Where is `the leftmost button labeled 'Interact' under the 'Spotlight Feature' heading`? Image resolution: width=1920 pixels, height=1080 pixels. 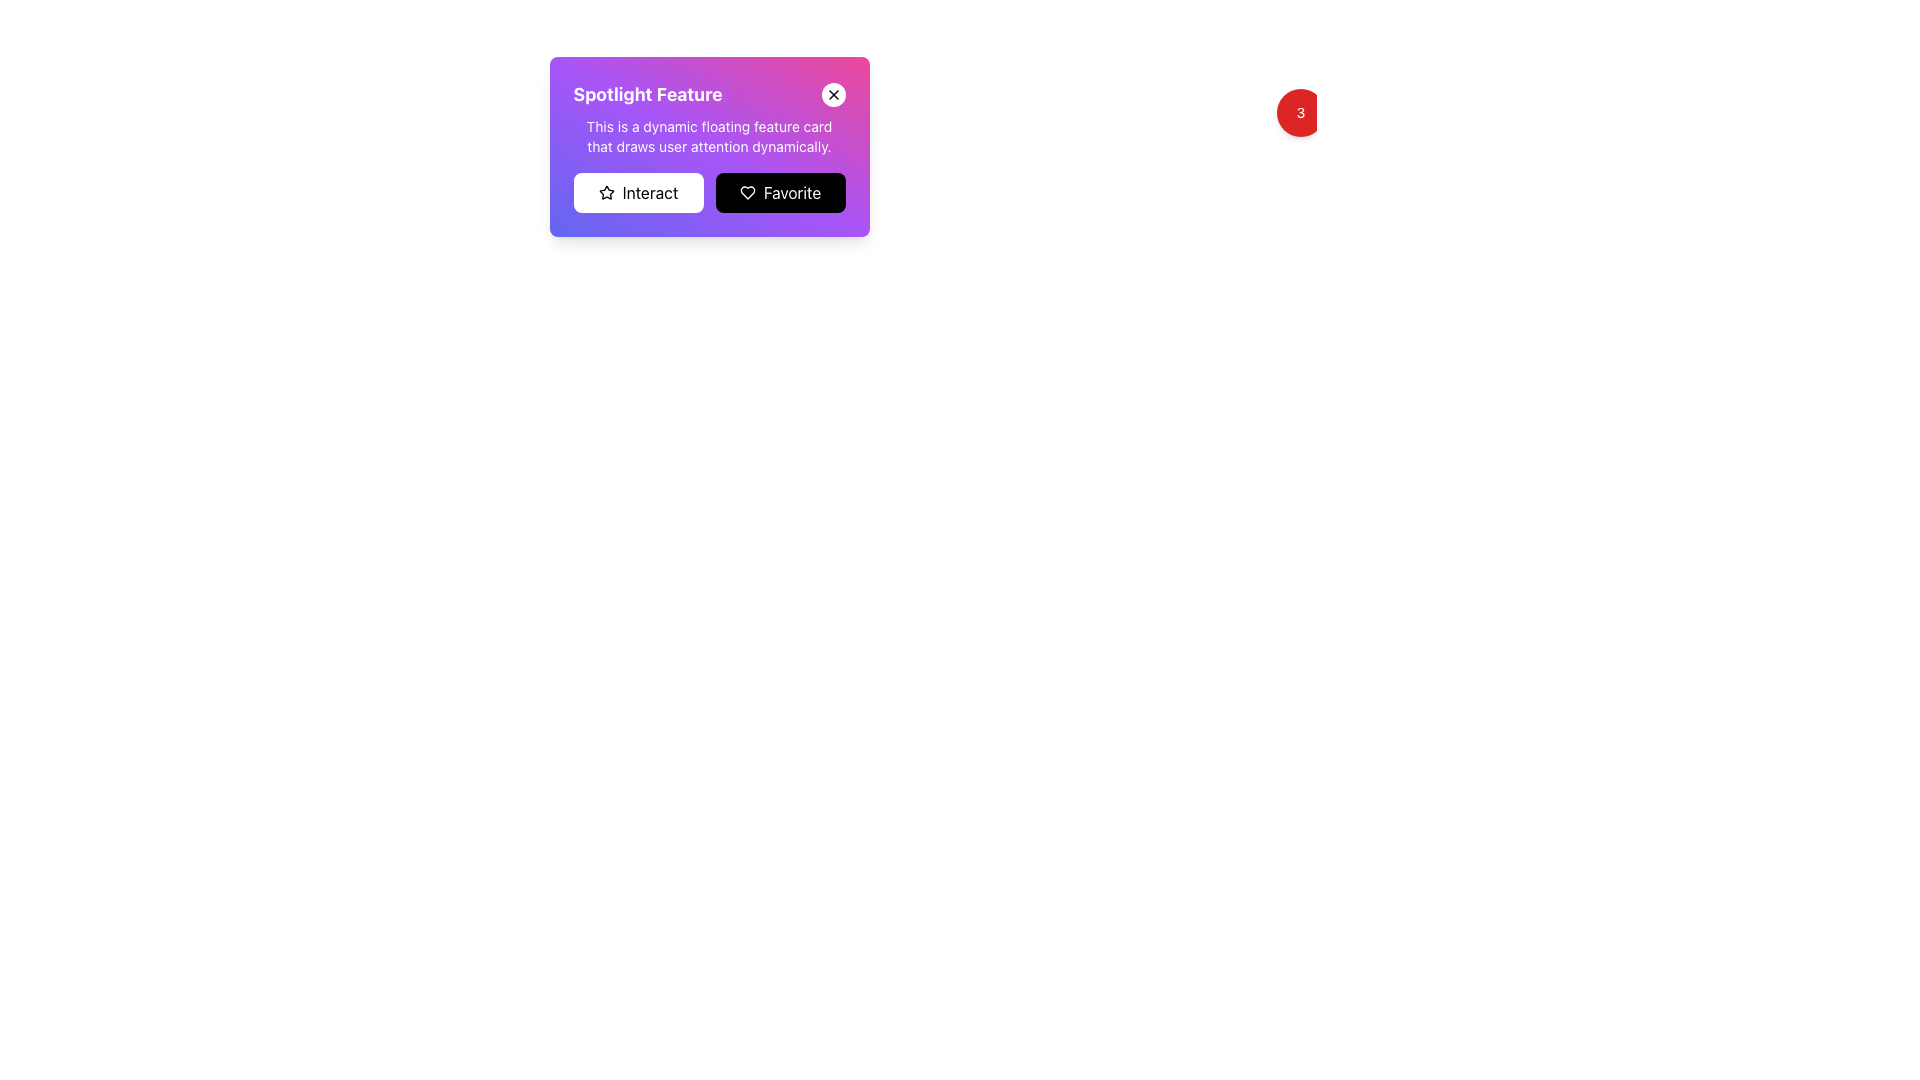 the leftmost button labeled 'Interact' under the 'Spotlight Feature' heading is located at coordinates (637, 192).